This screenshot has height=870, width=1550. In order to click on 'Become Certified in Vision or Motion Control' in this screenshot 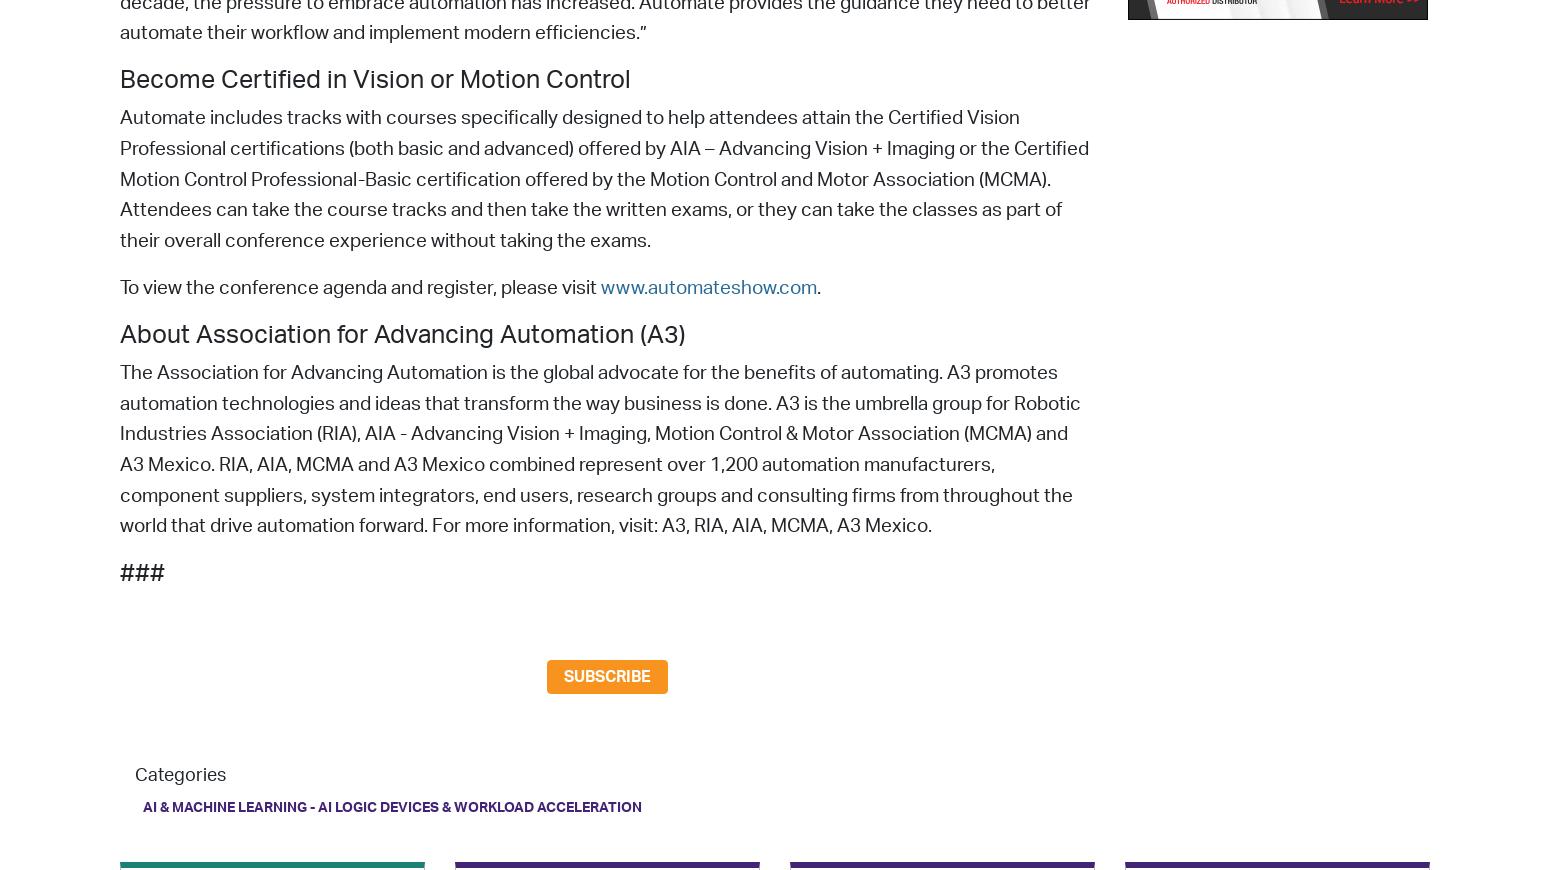, I will do `click(374, 79)`.